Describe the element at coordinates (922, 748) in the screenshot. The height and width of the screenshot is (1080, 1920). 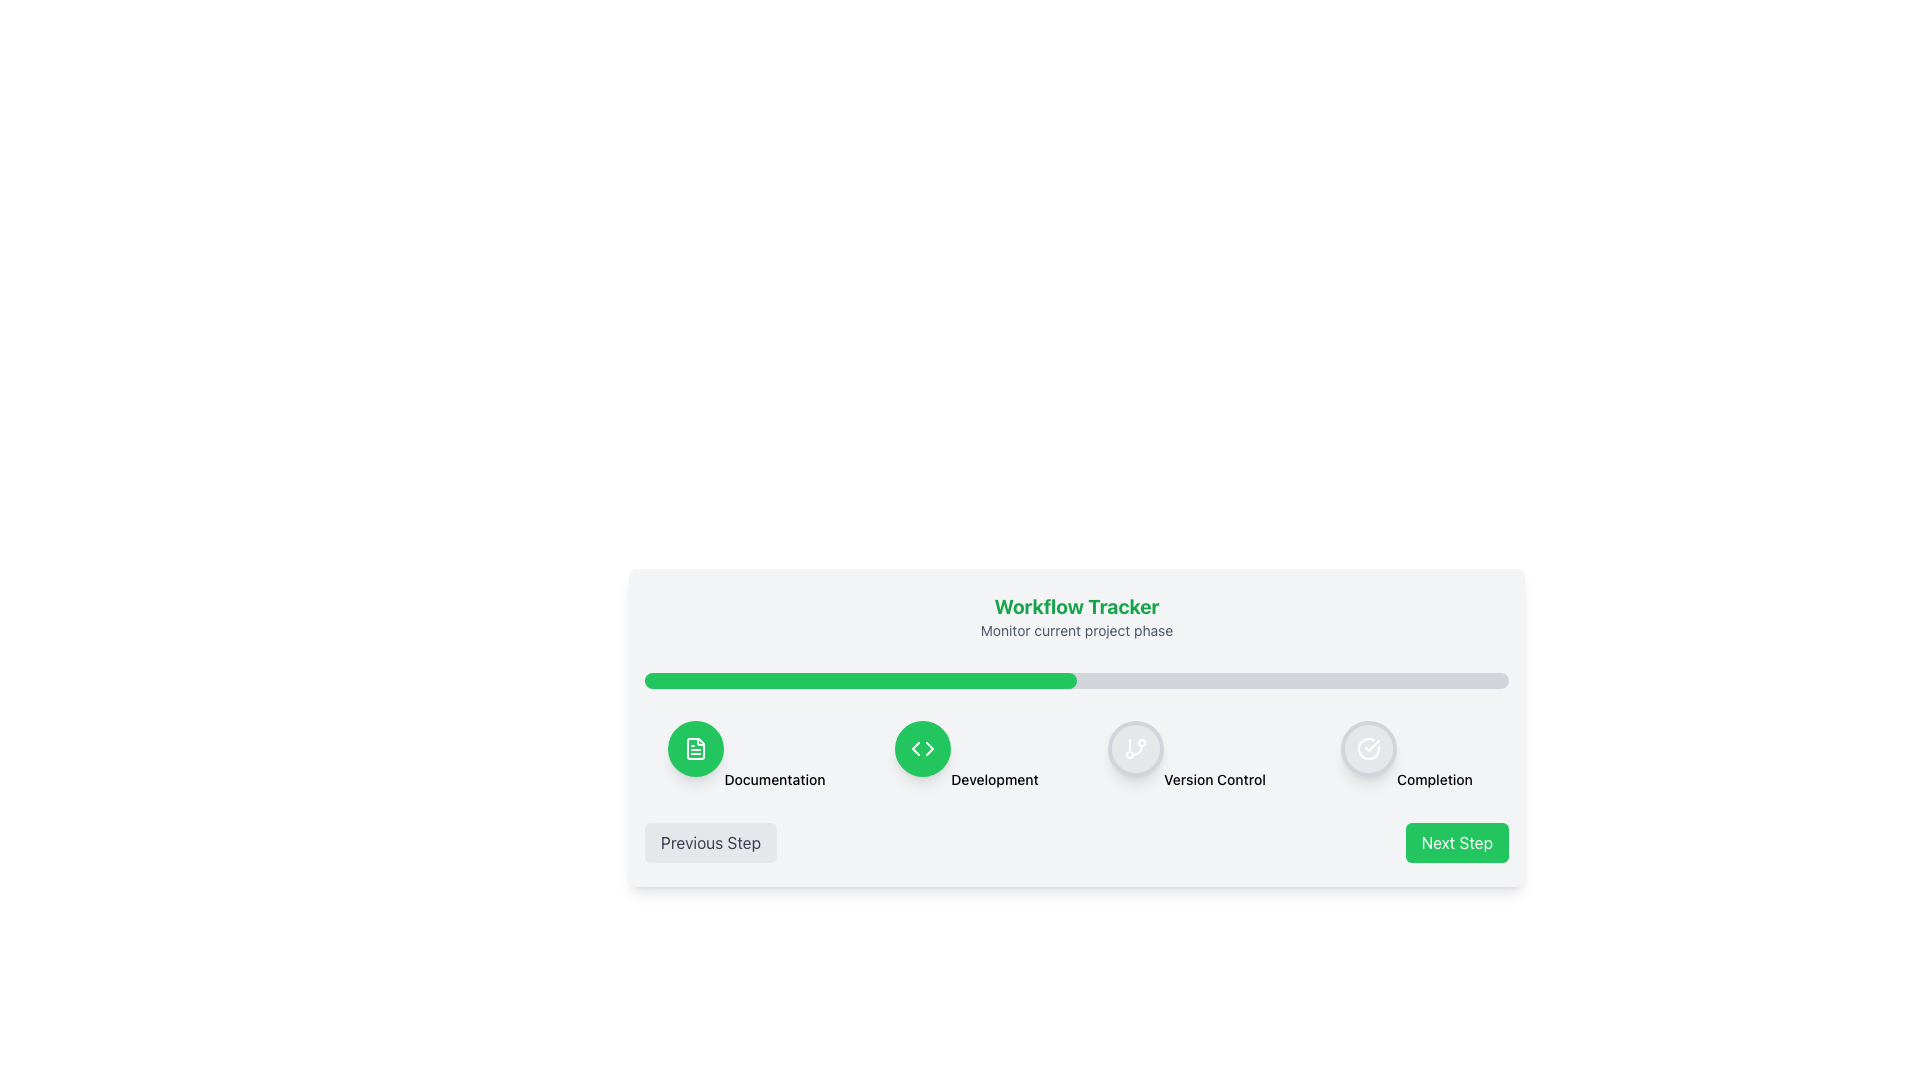
I see `the state of the circular green button with a white double-arrow coding icon, located in the center of the 'Development' component, between 'Documentation' and 'Version Control'` at that location.